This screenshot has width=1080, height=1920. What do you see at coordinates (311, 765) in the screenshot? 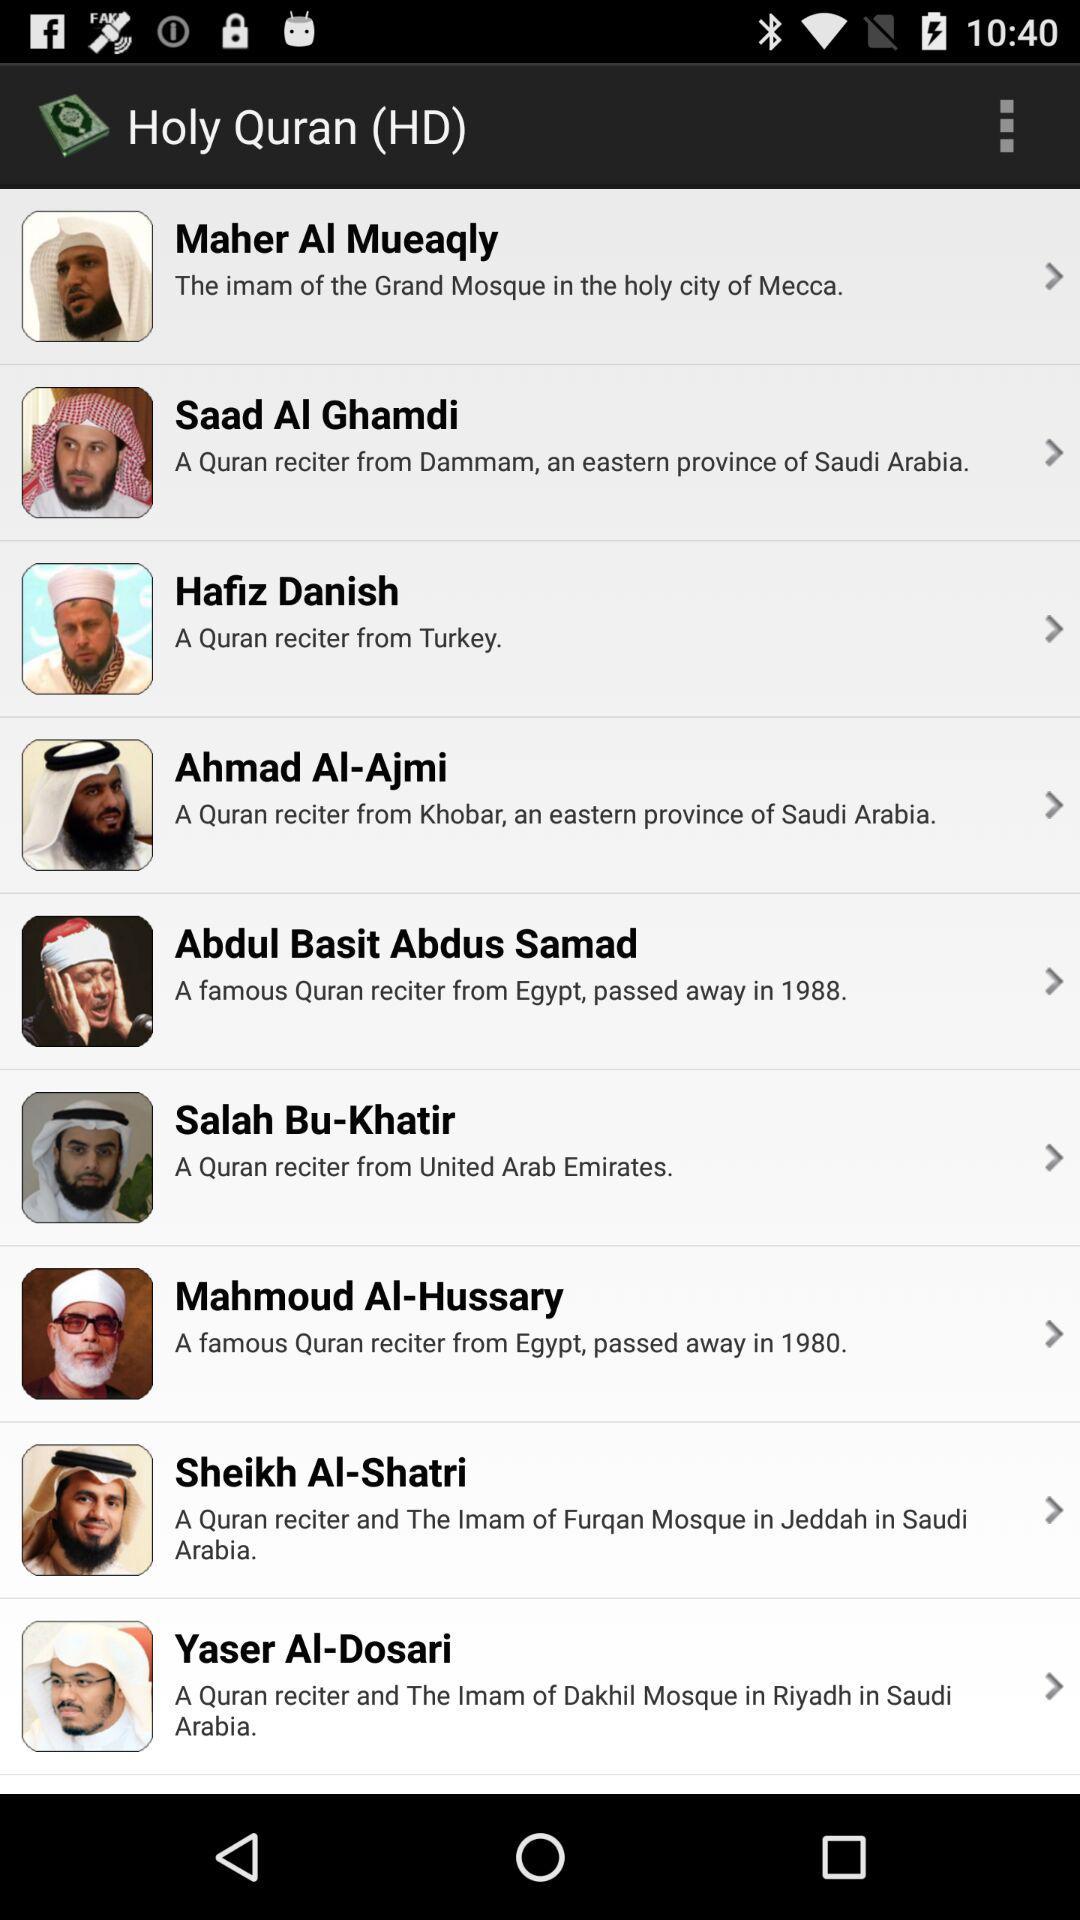
I see `the ahmad al-ajmi app` at bounding box center [311, 765].